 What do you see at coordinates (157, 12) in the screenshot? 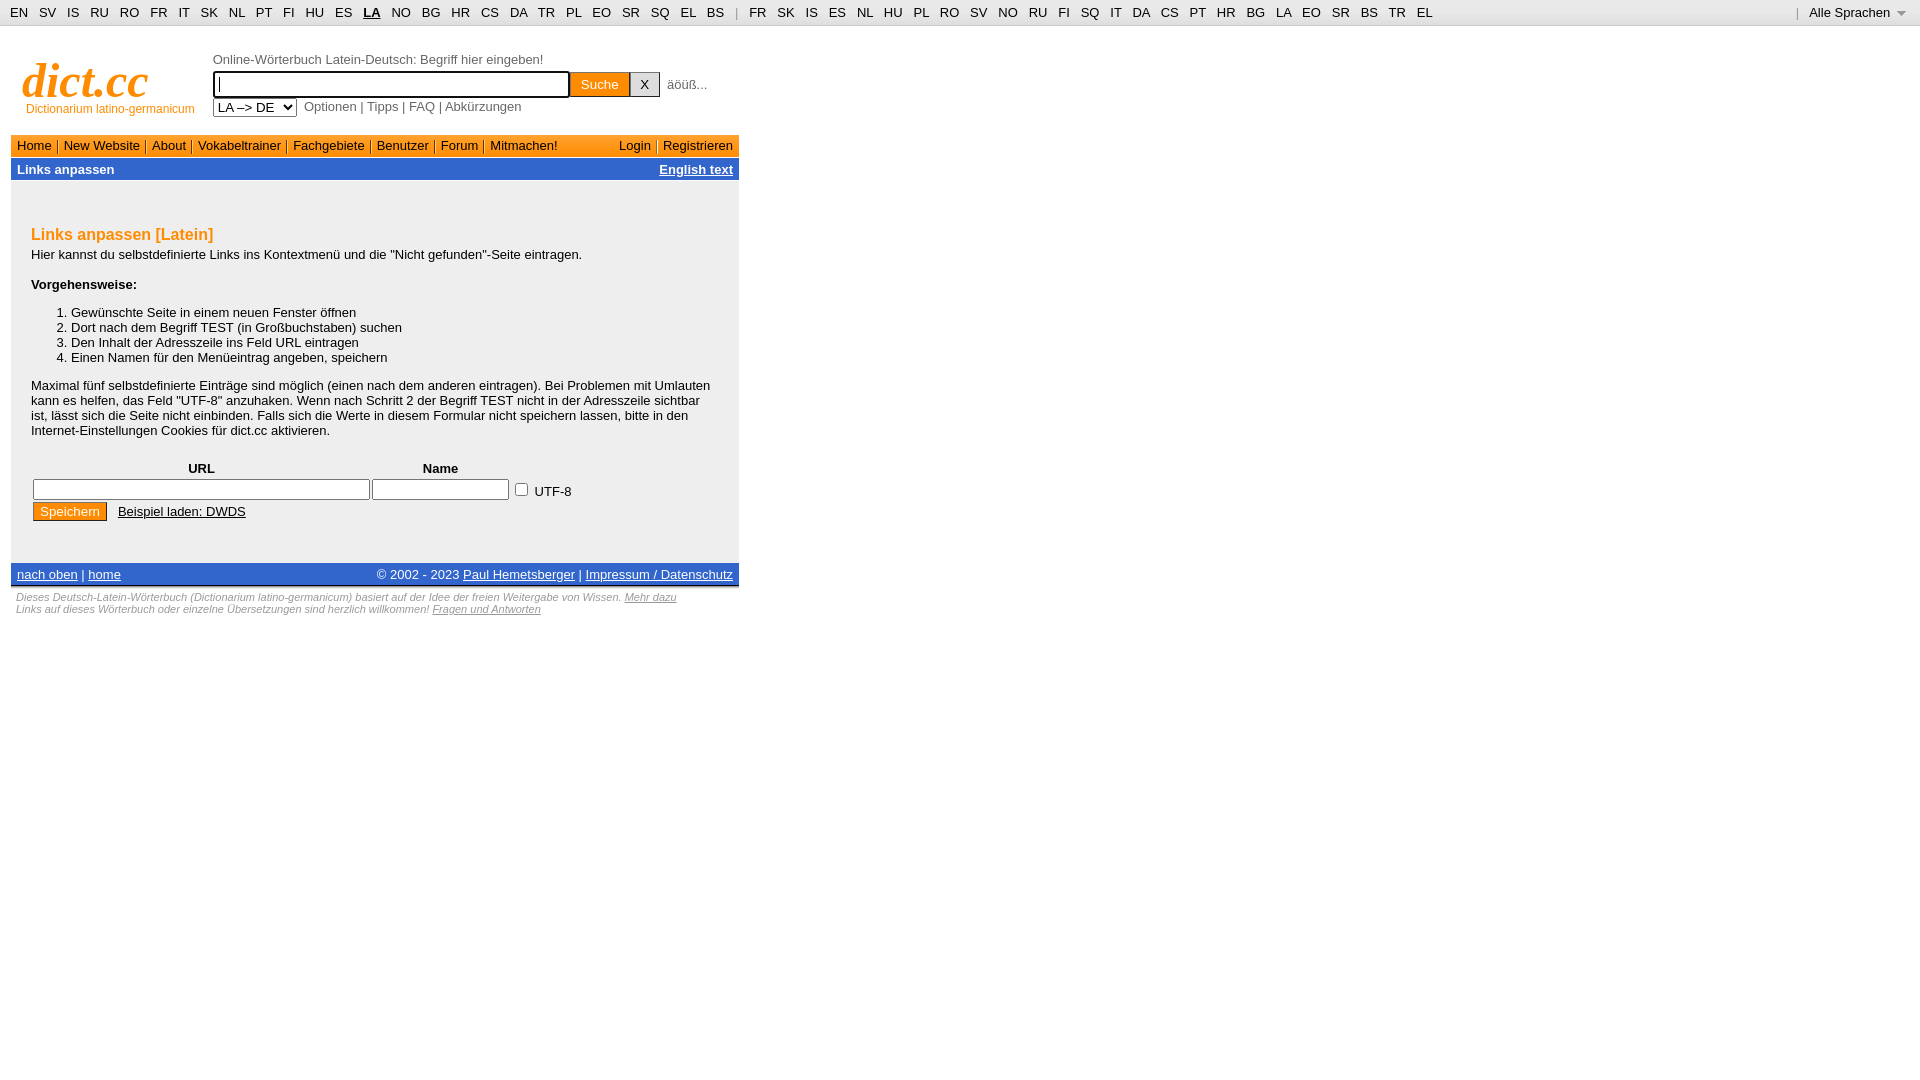
I see `'FR'` at bounding box center [157, 12].